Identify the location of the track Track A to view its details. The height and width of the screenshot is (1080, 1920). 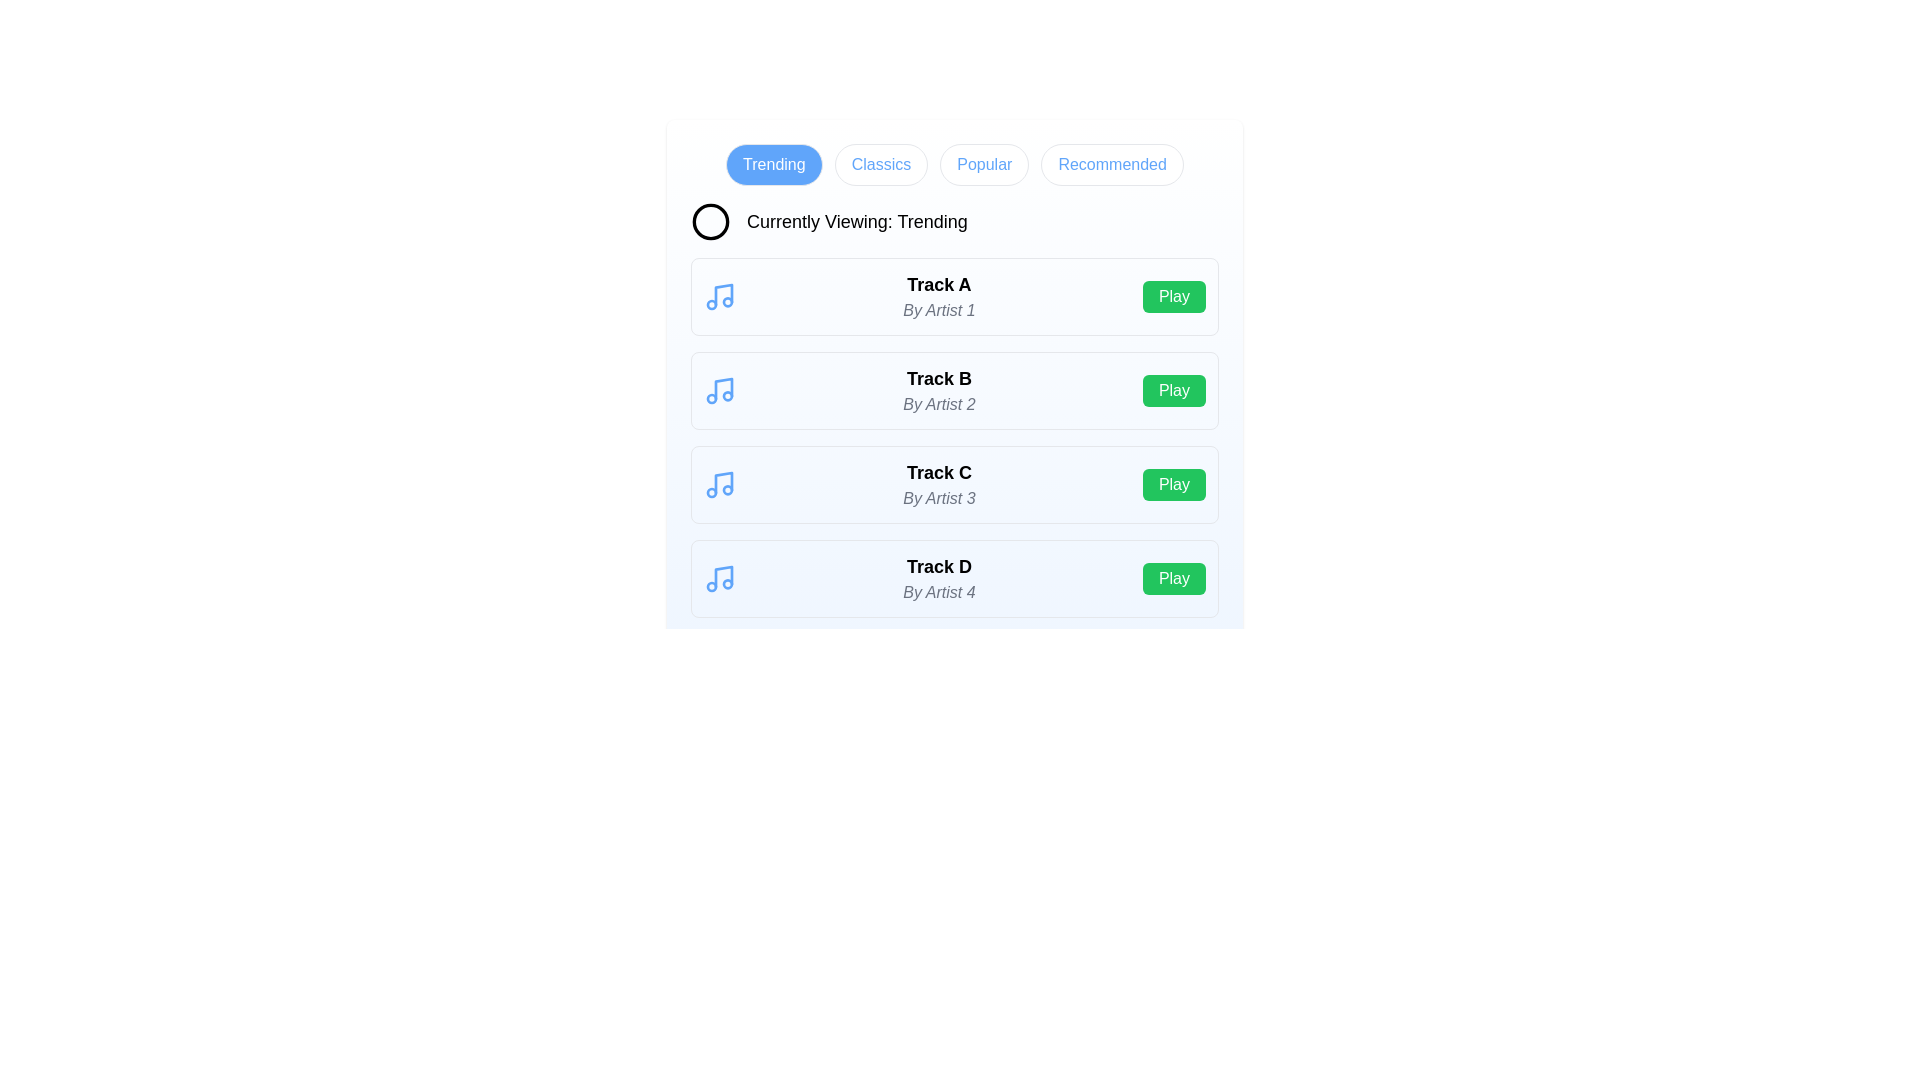
(938, 297).